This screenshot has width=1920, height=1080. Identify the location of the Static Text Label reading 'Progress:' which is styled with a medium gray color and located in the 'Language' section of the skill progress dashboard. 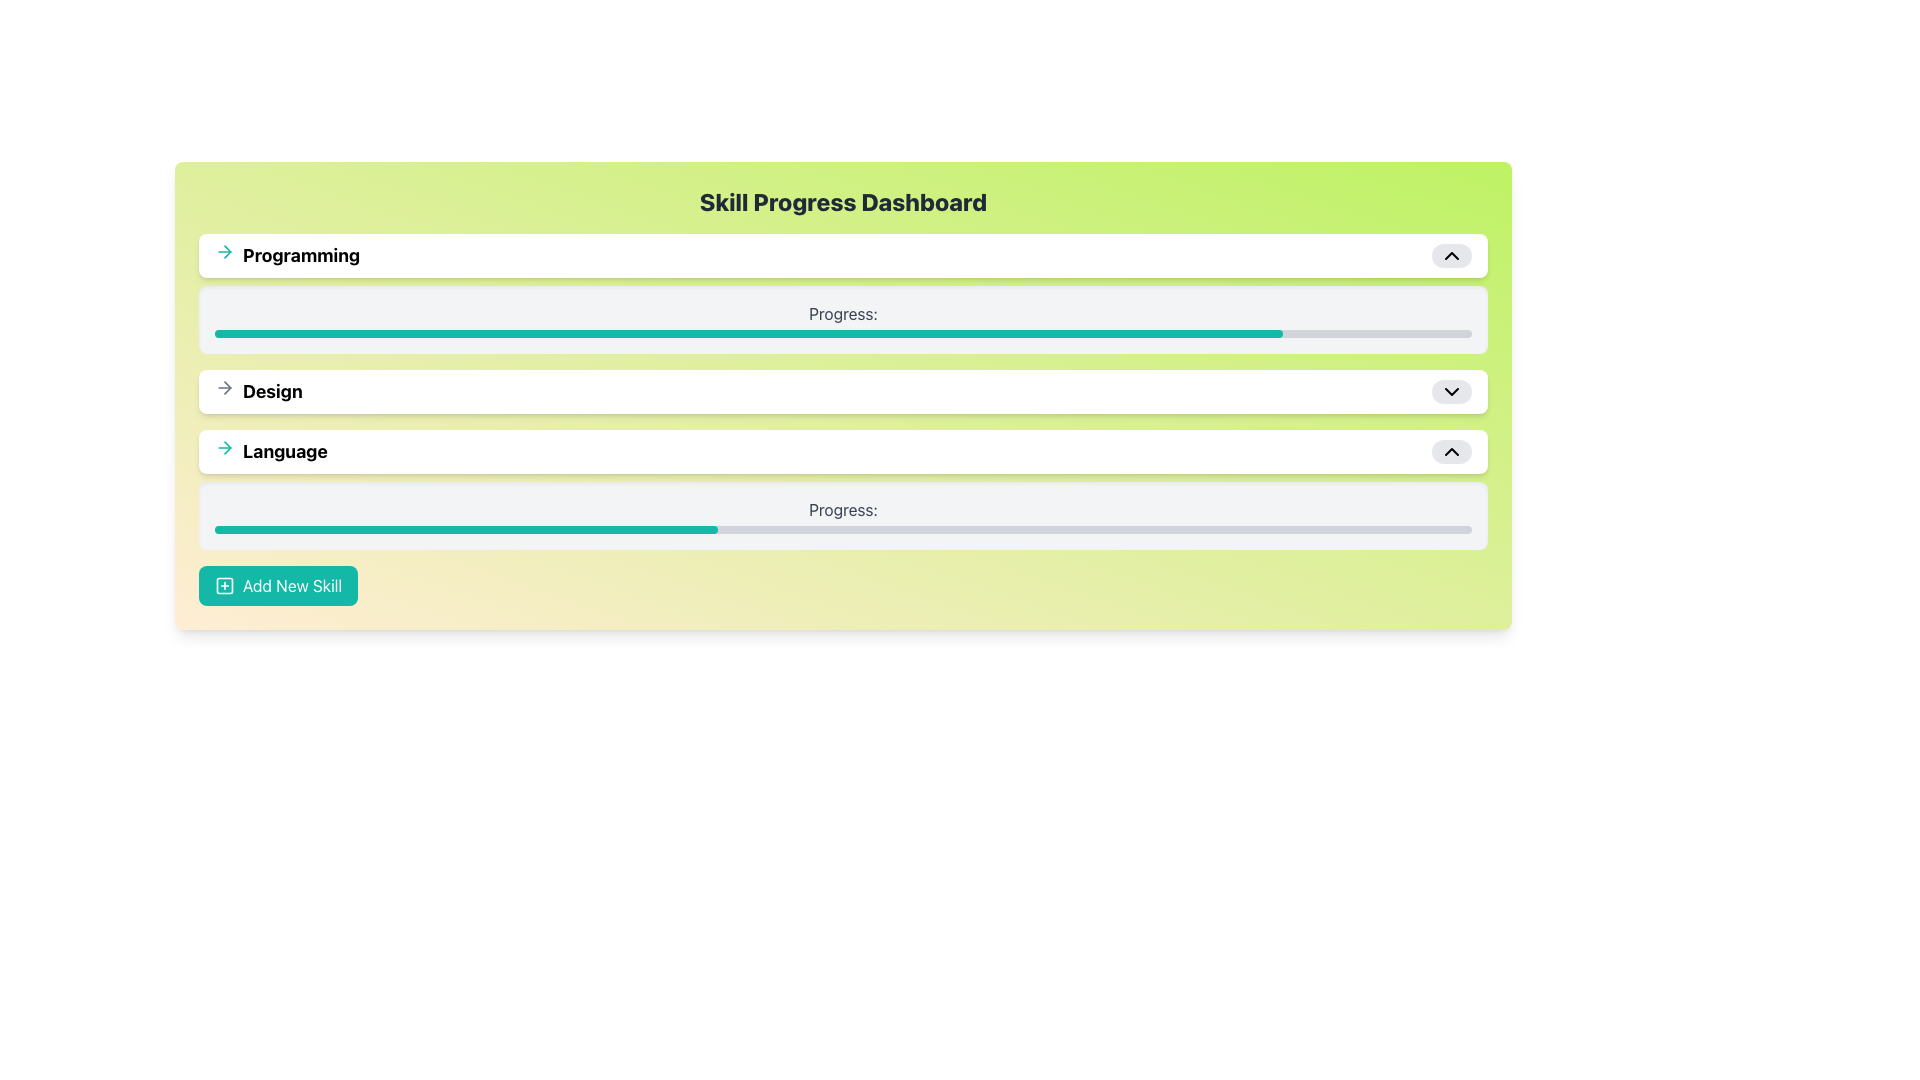
(843, 508).